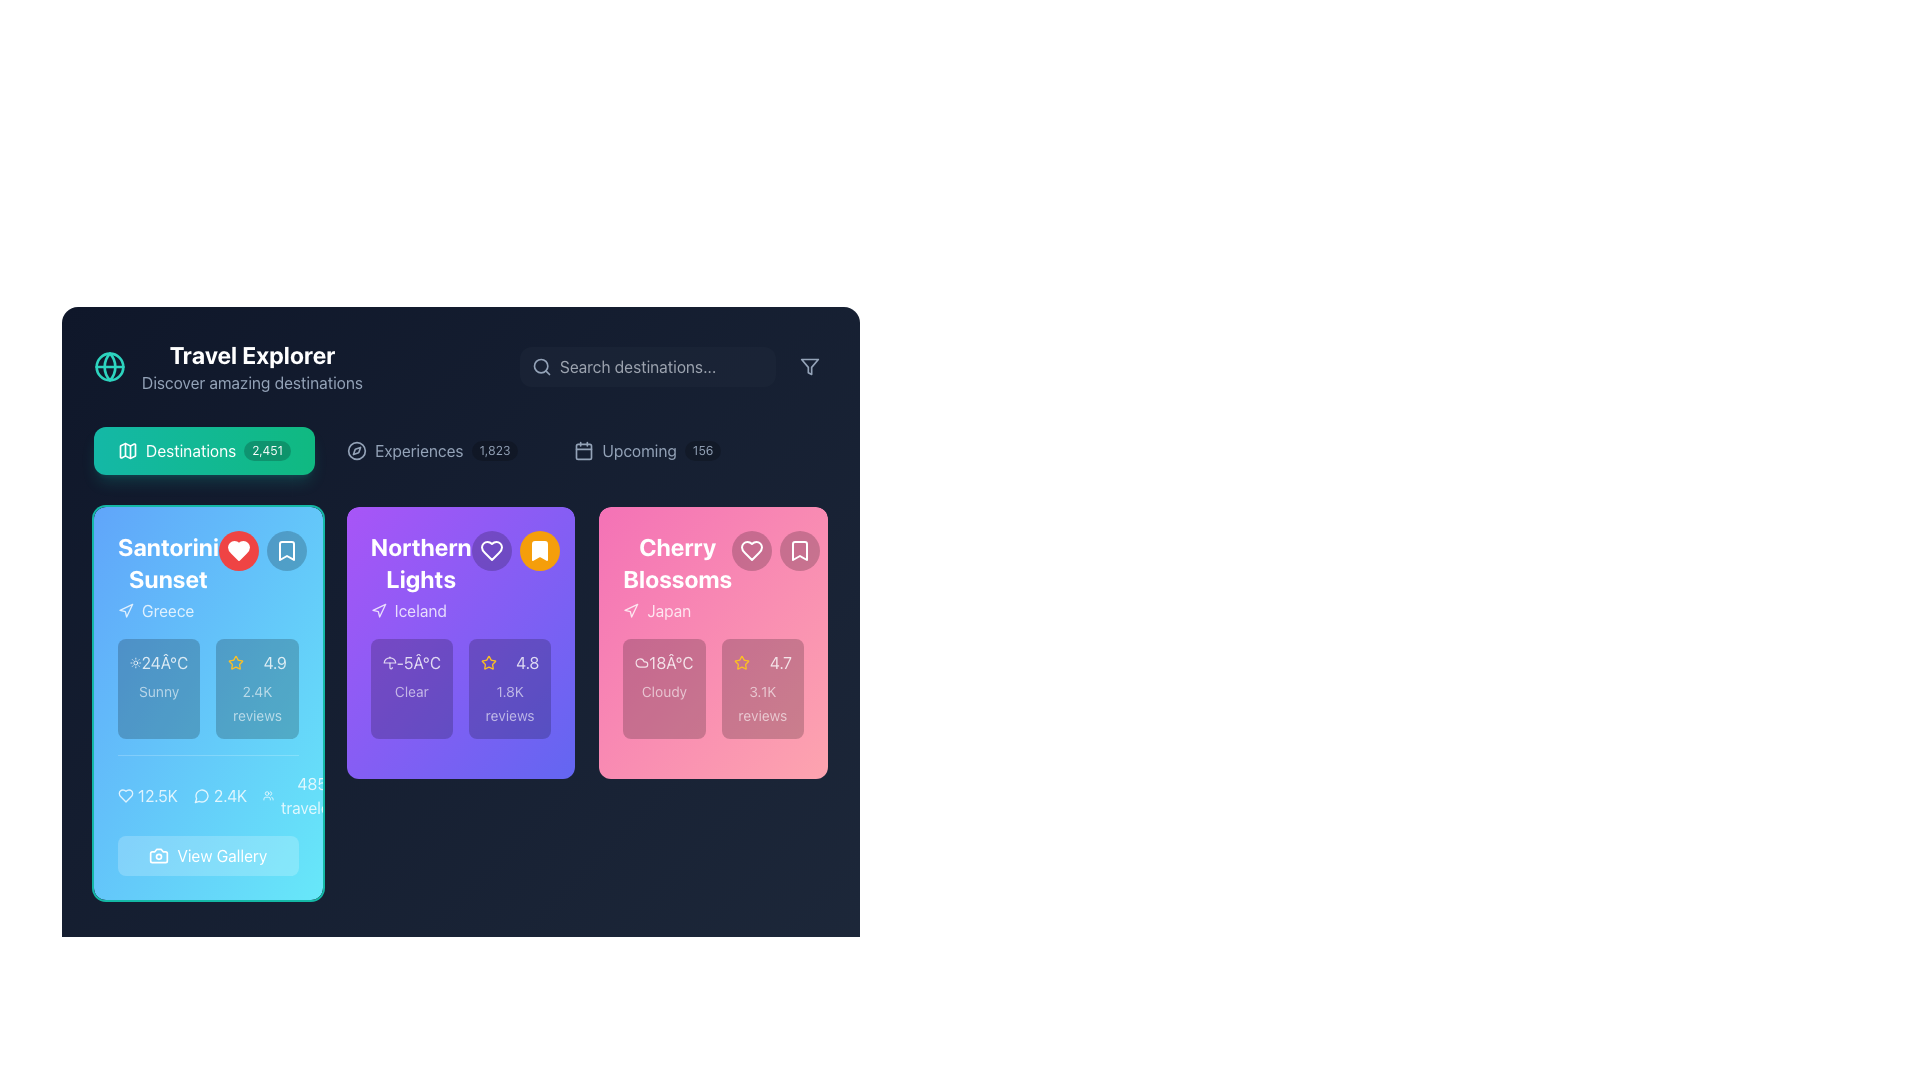 Image resolution: width=1920 pixels, height=1080 pixels. Describe the element at coordinates (236, 663) in the screenshot. I see `the star icon representing a rating score of 4.9, located within the 'Santorini Sunset' card` at that location.